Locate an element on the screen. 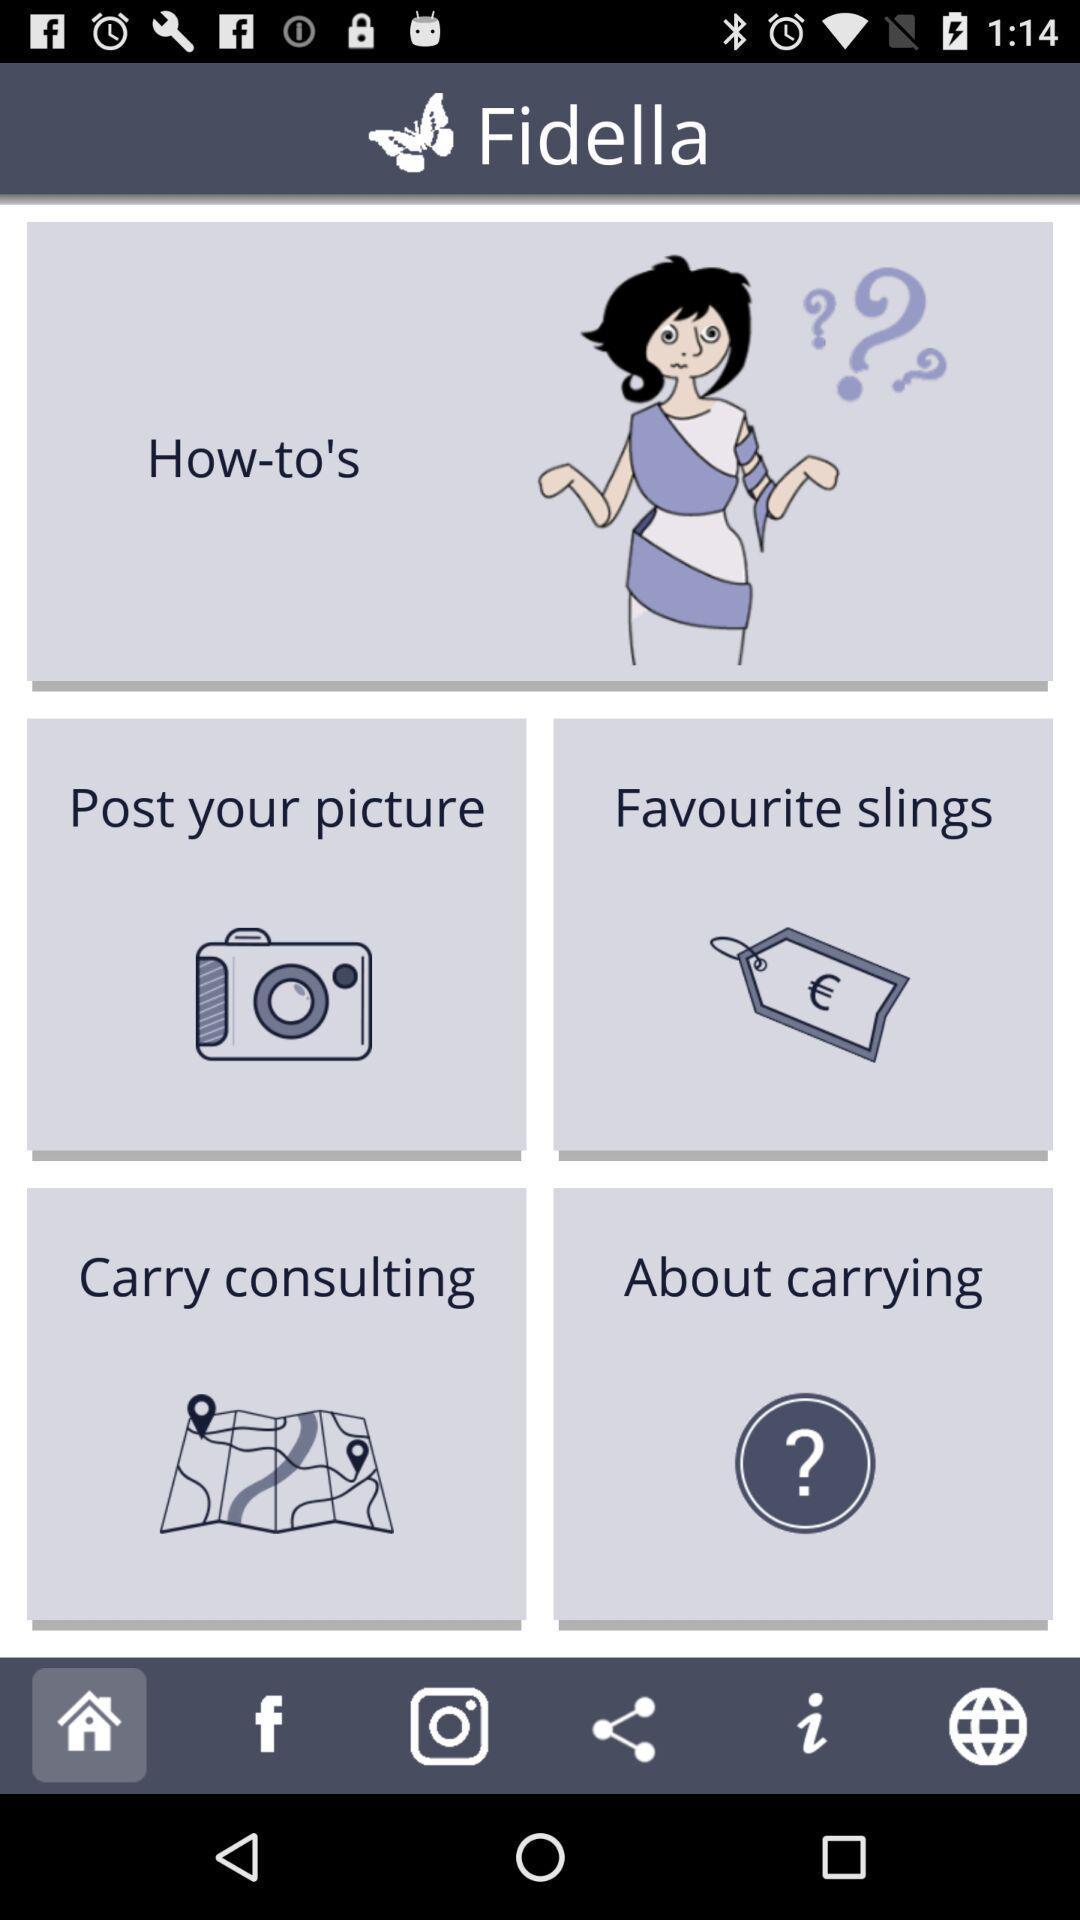 Image resolution: width=1080 pixels, height=1920 pixels. take photo is located at coordinates (450, 1724).